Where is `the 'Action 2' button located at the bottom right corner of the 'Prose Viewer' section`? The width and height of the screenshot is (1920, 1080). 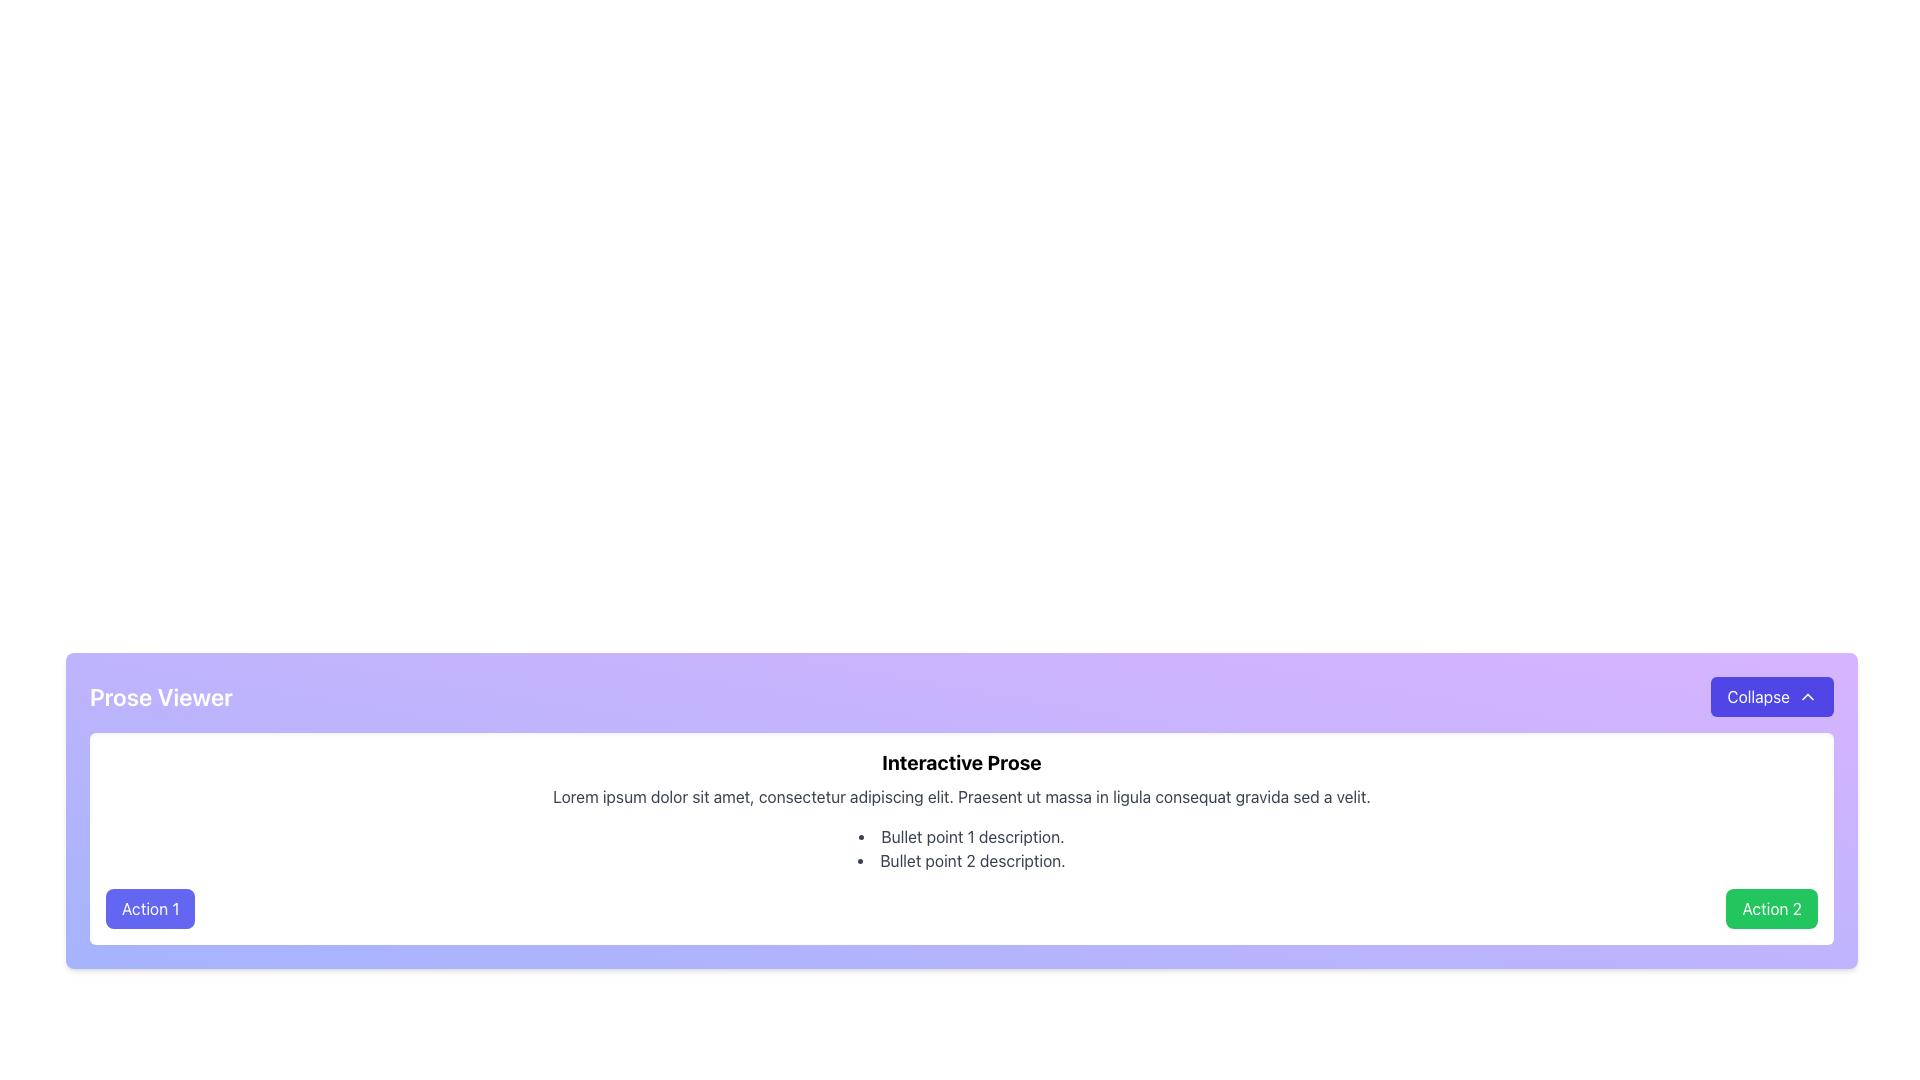
the 'Action 2' button located at the bottom right corner of the 'Prose Viewer' section is located at coordinates (1772, 909).